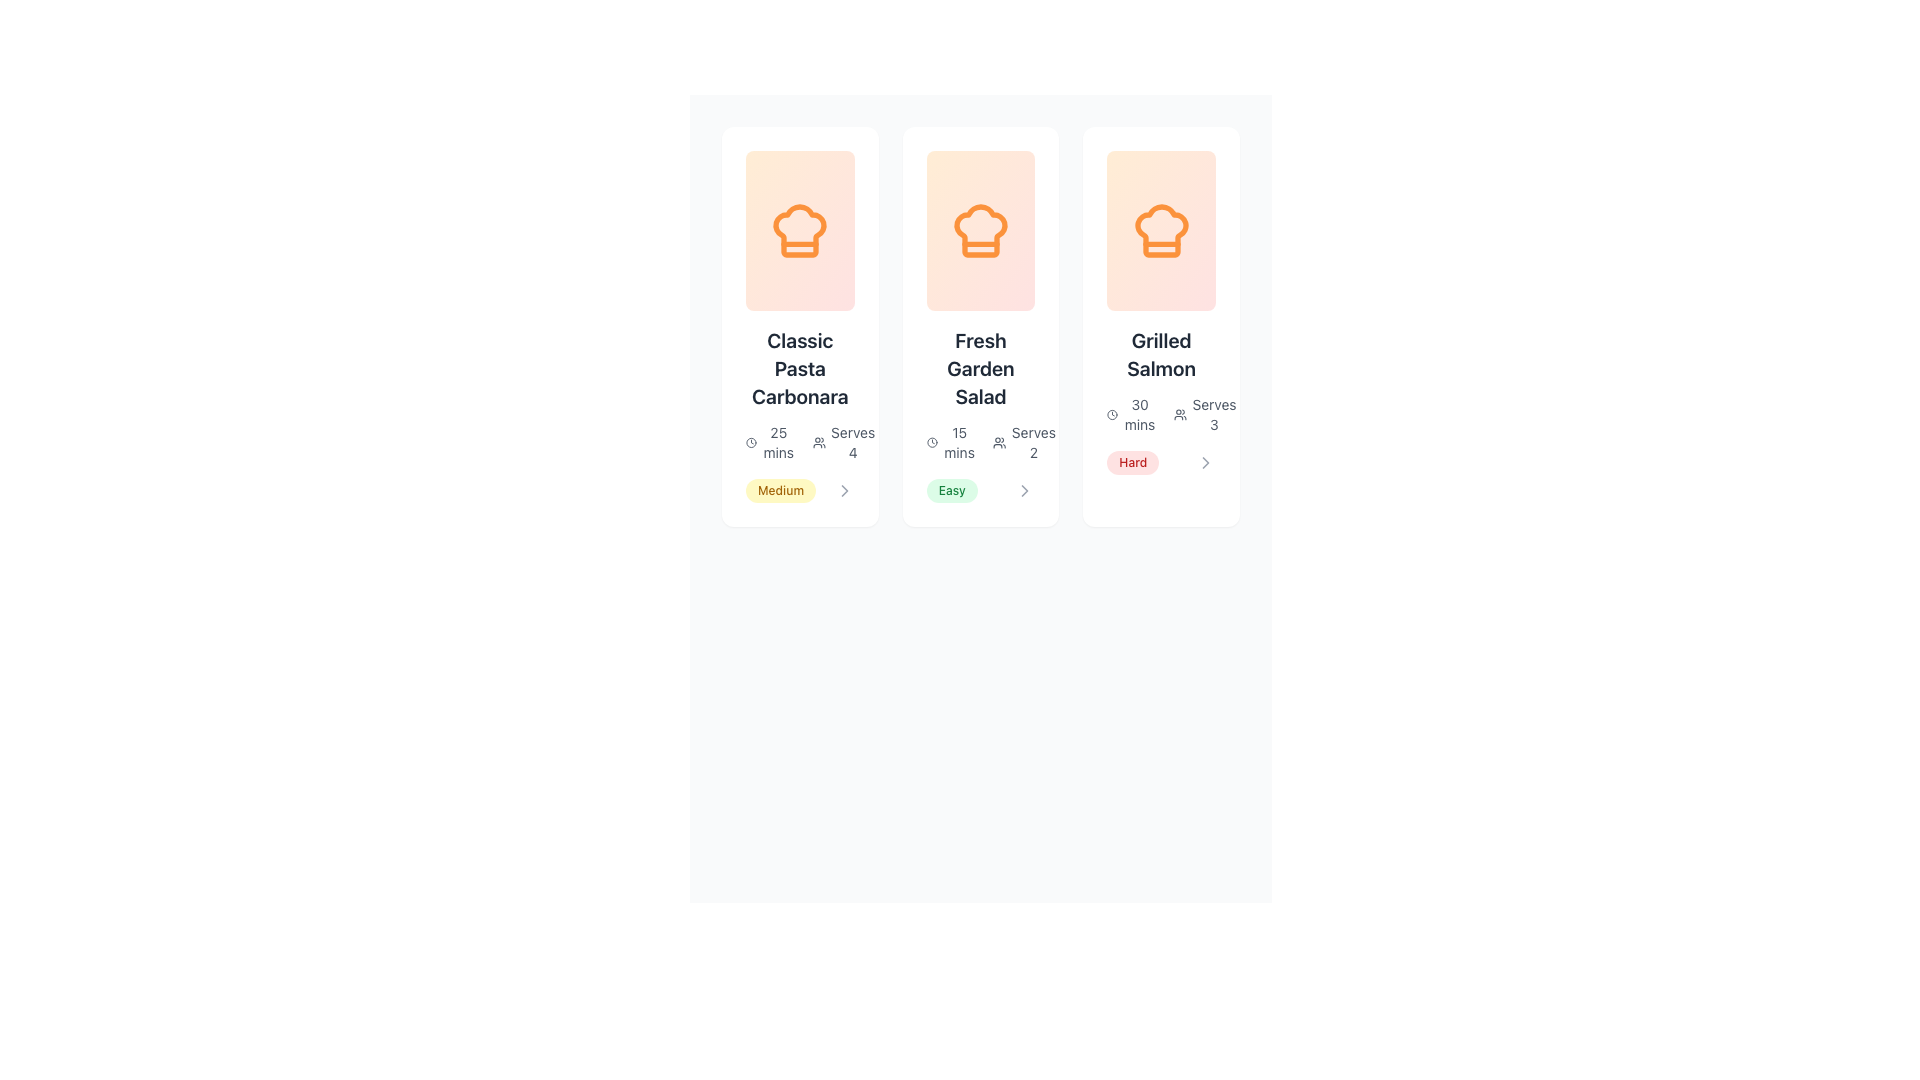  I want to click on the Chevron Right icon located at the bottom-right corner of the Grilled Salmon card, so click(1204, 462).